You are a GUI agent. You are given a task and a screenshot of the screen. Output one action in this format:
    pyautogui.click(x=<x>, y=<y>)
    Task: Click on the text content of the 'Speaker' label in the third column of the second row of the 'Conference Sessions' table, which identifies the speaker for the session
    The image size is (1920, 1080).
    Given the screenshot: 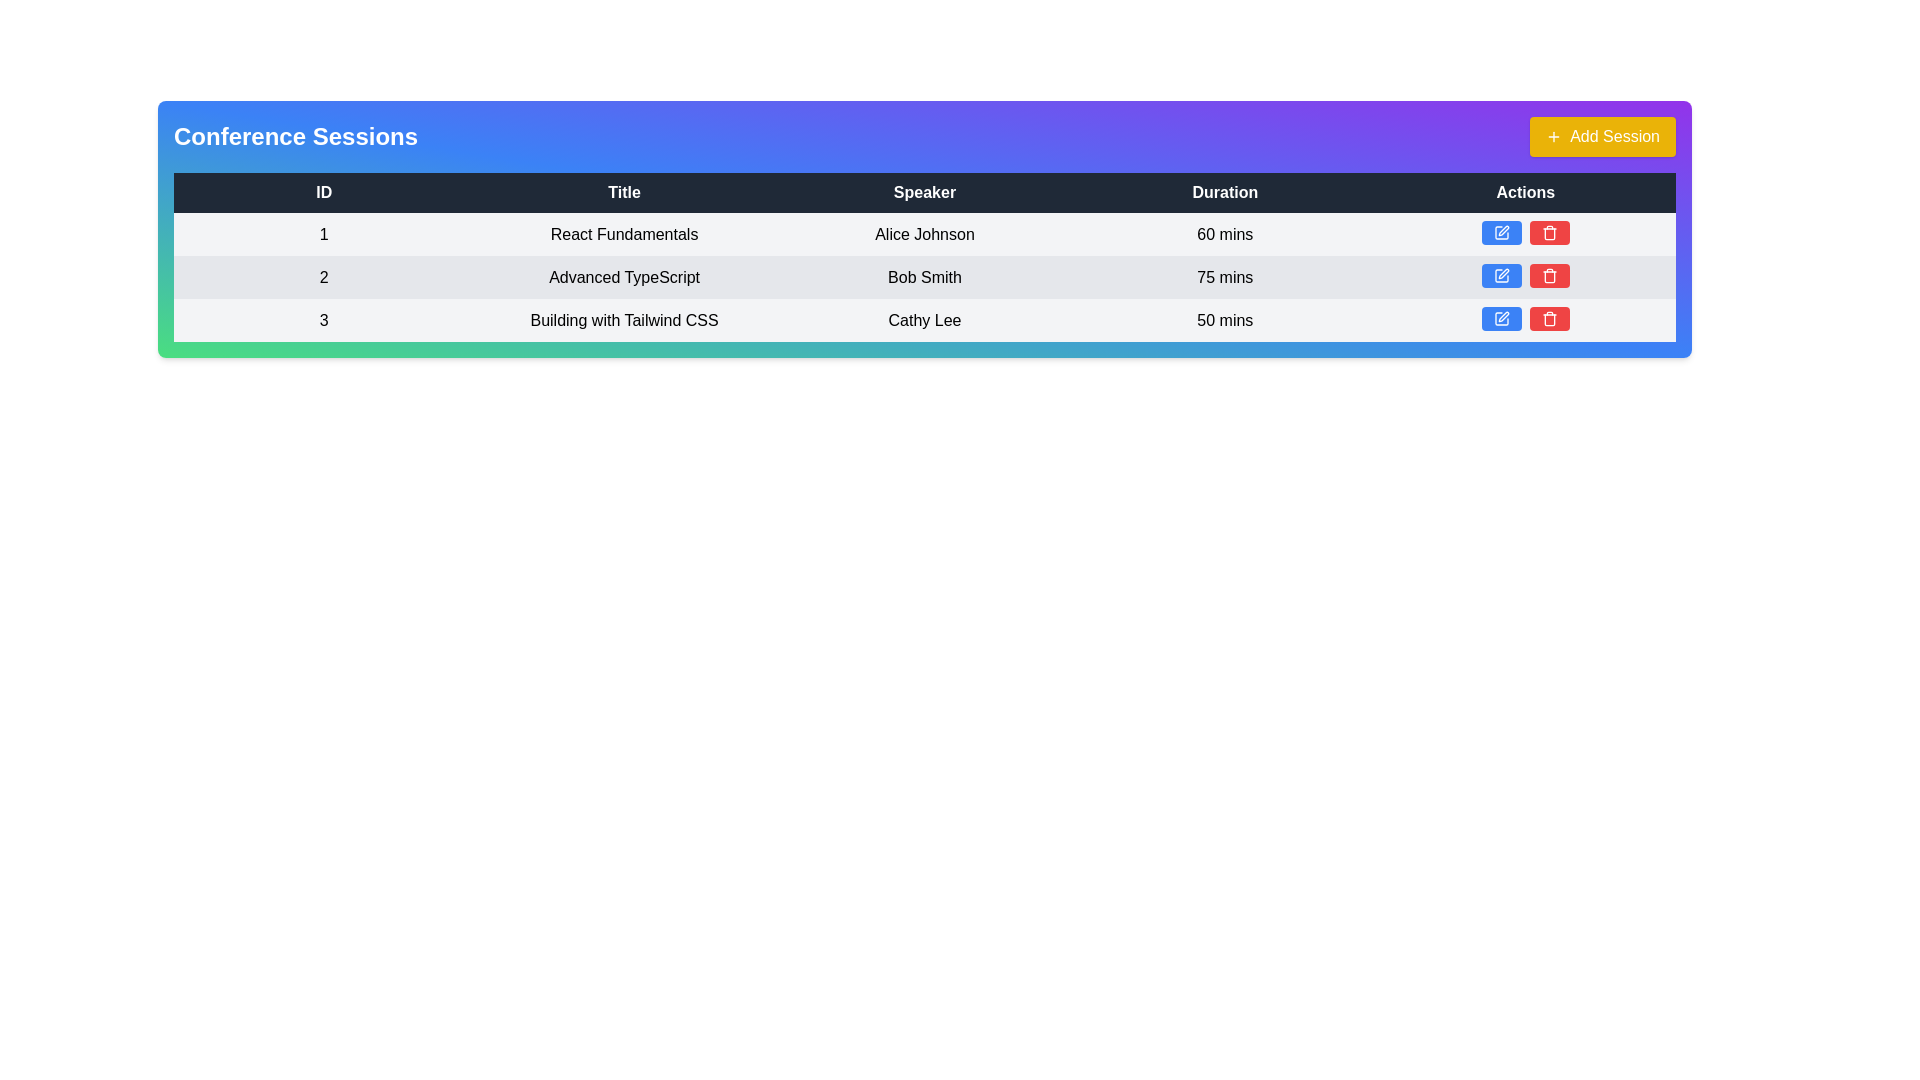 What is the action you would take?
    pyautogui.click(x=924, y=277)
    